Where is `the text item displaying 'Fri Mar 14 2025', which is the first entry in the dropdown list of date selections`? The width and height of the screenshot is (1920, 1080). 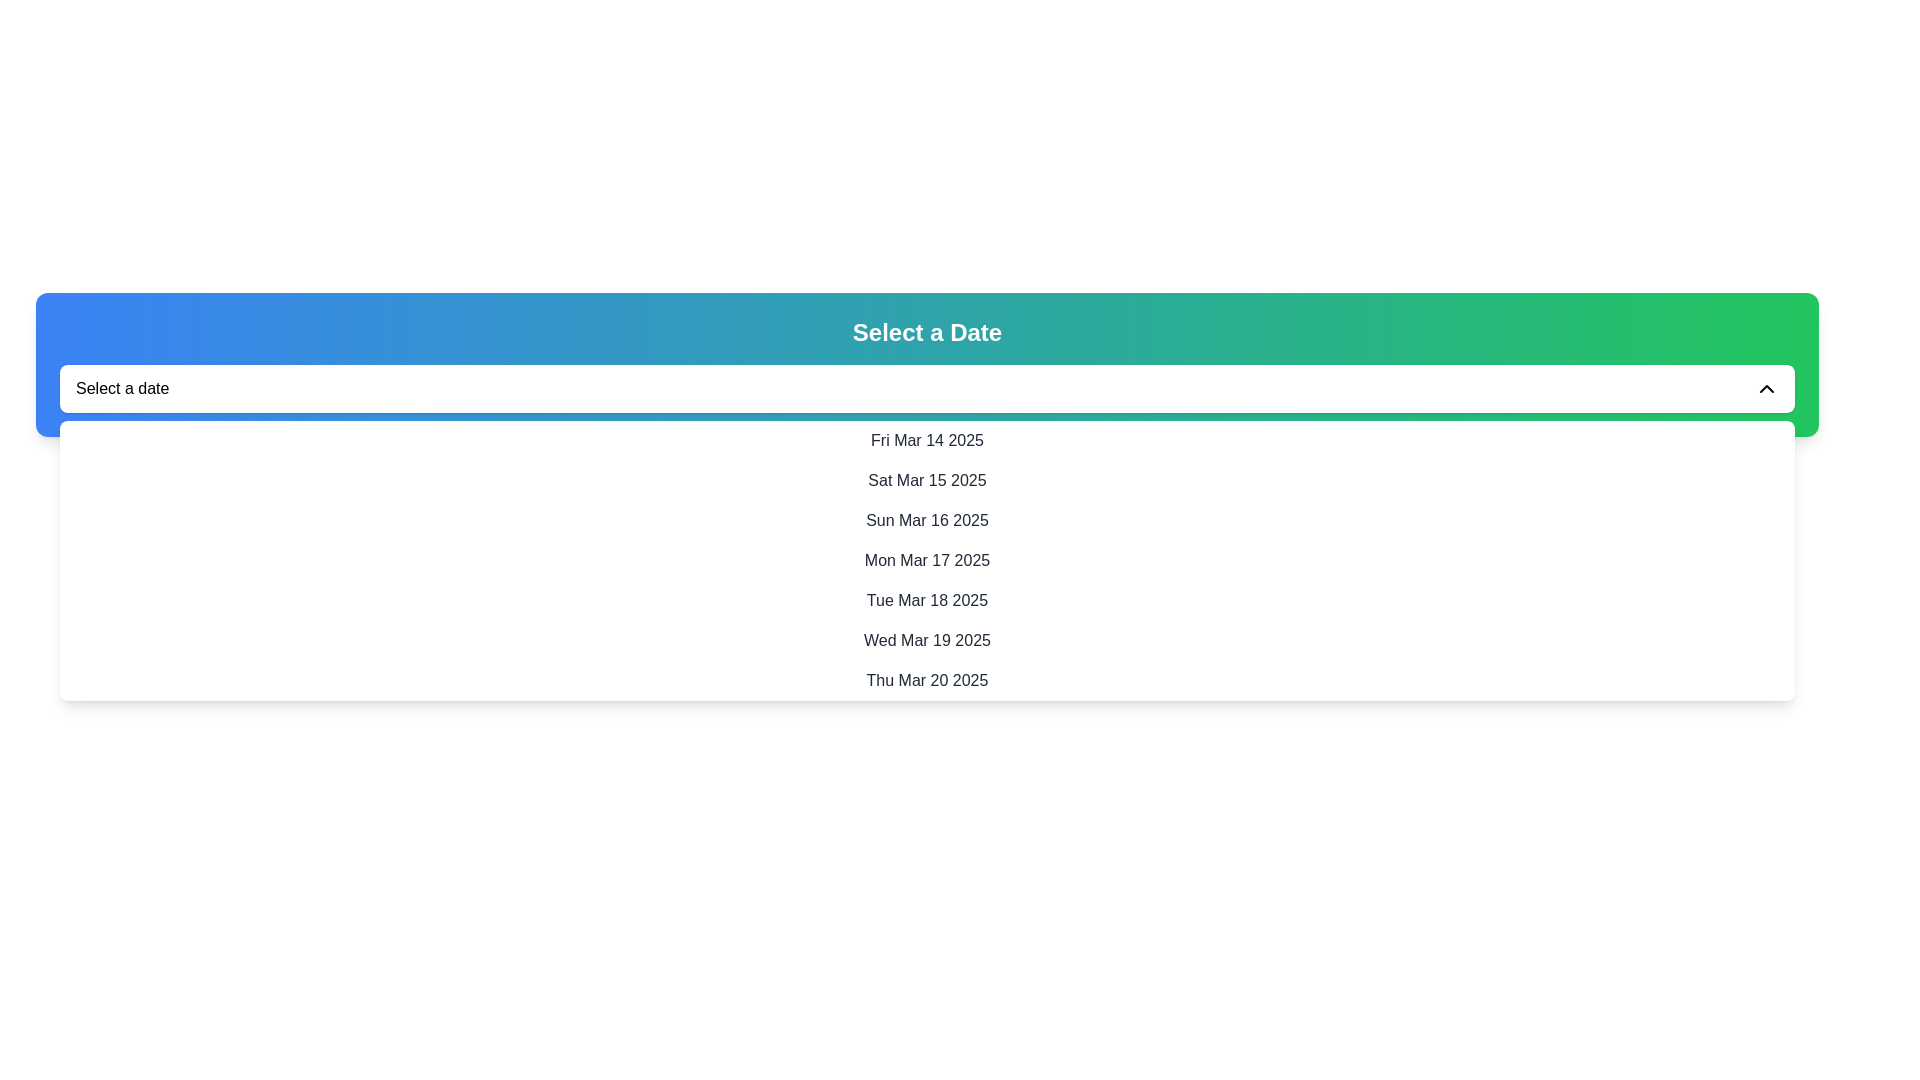 the text item displaying 'Fri Mar 14 2025', which is the first entry in the dropdown list of date selections is located at coordinates (926, 439).